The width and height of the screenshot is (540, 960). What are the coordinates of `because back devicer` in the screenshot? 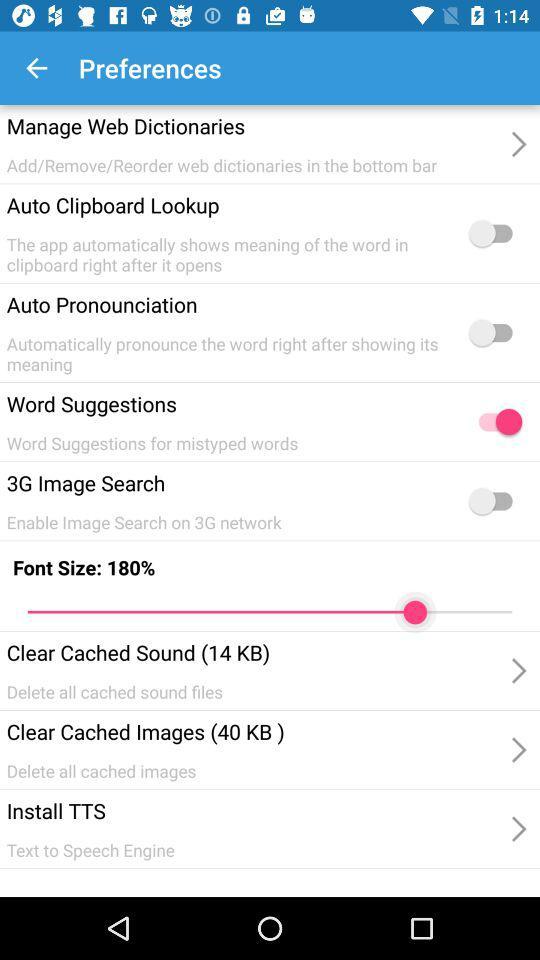 It's located at (494, 500).